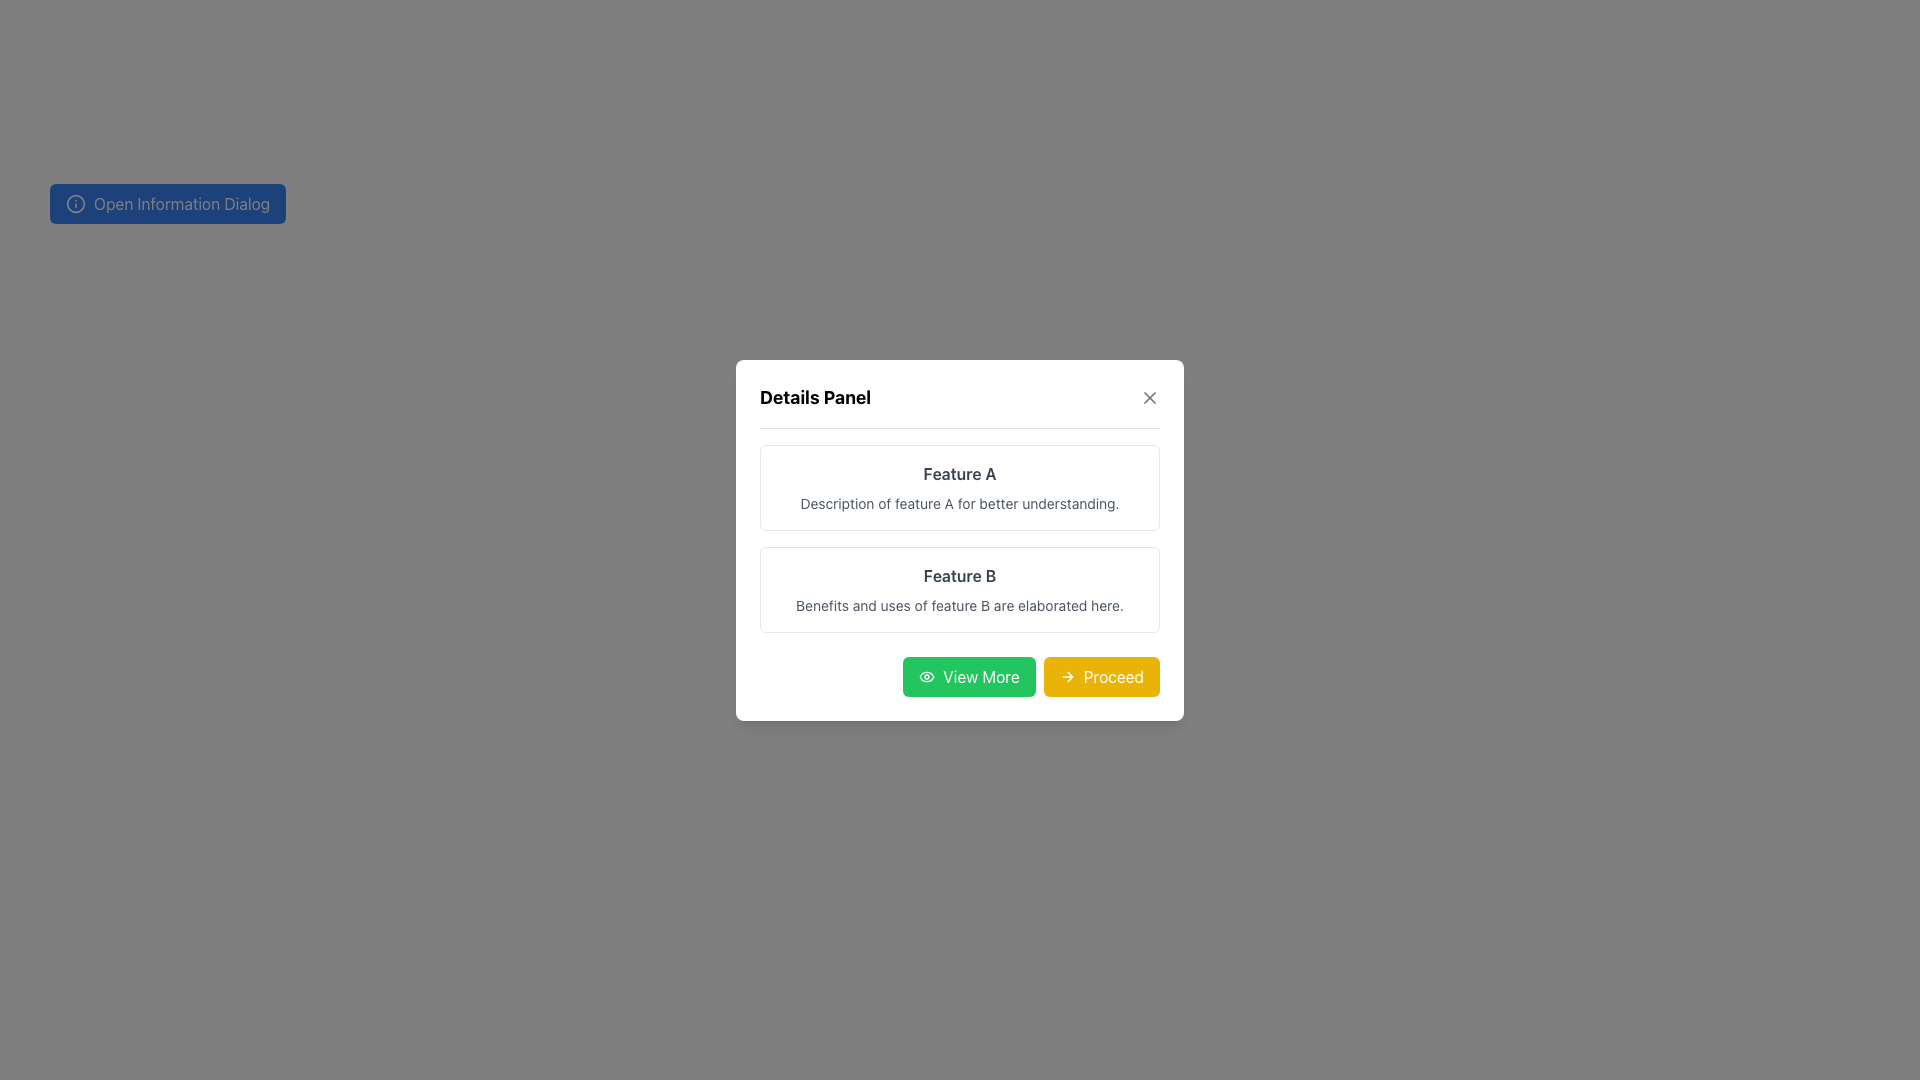 This screenshot has width=1920, height=1080. Describe the element at coordinates (960, 588) in the screenshot. I see `the Information panel labeled 'Feature B' which contains descriptive text about its benefits, located in the center of the modal window below 'Feature A'` at that location.